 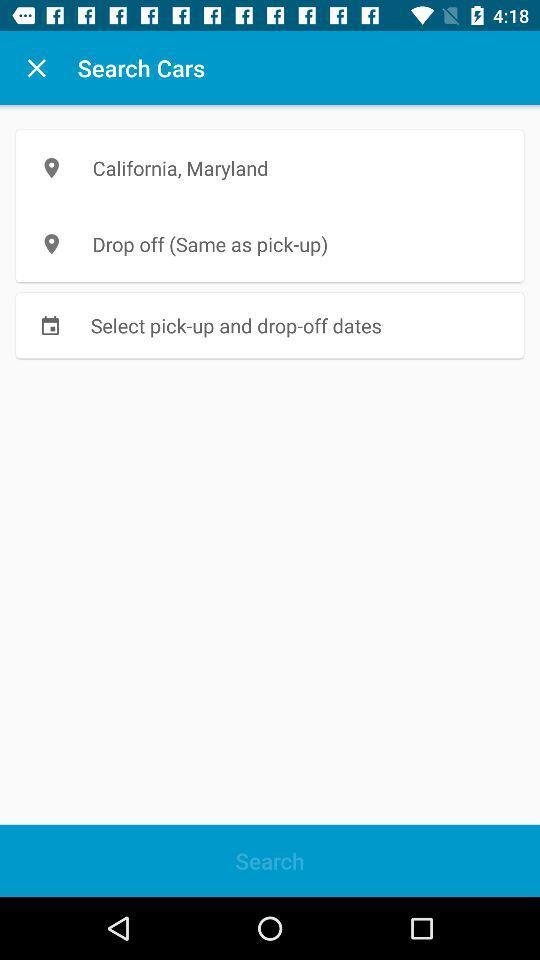 What do you see at coordinates (270, 167) in the screenshot?
I see `the california, maryland item` at bounding box center [270, 167].